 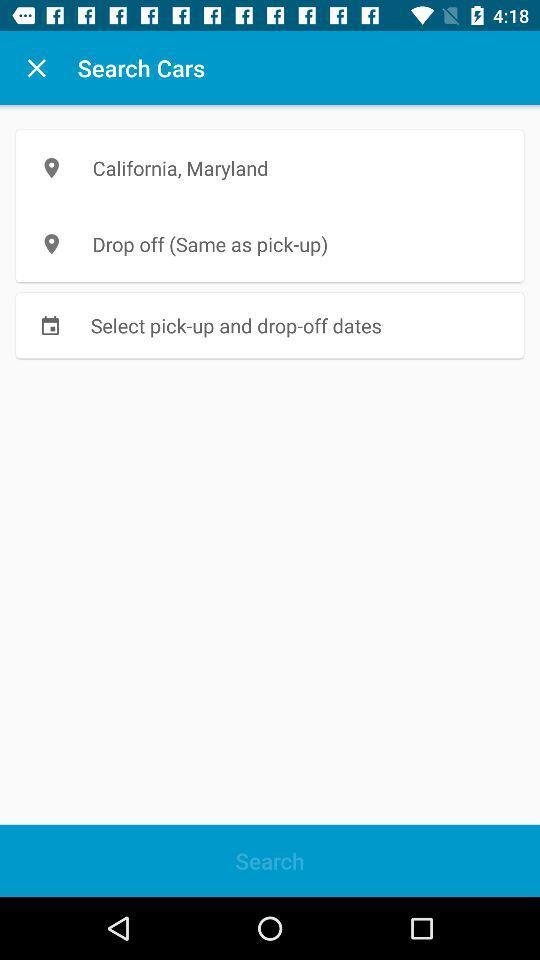 What do you see at coordinates (270, 167) in the screenshot?
I see `the california, maryland item` at bounding box center [270, 167].